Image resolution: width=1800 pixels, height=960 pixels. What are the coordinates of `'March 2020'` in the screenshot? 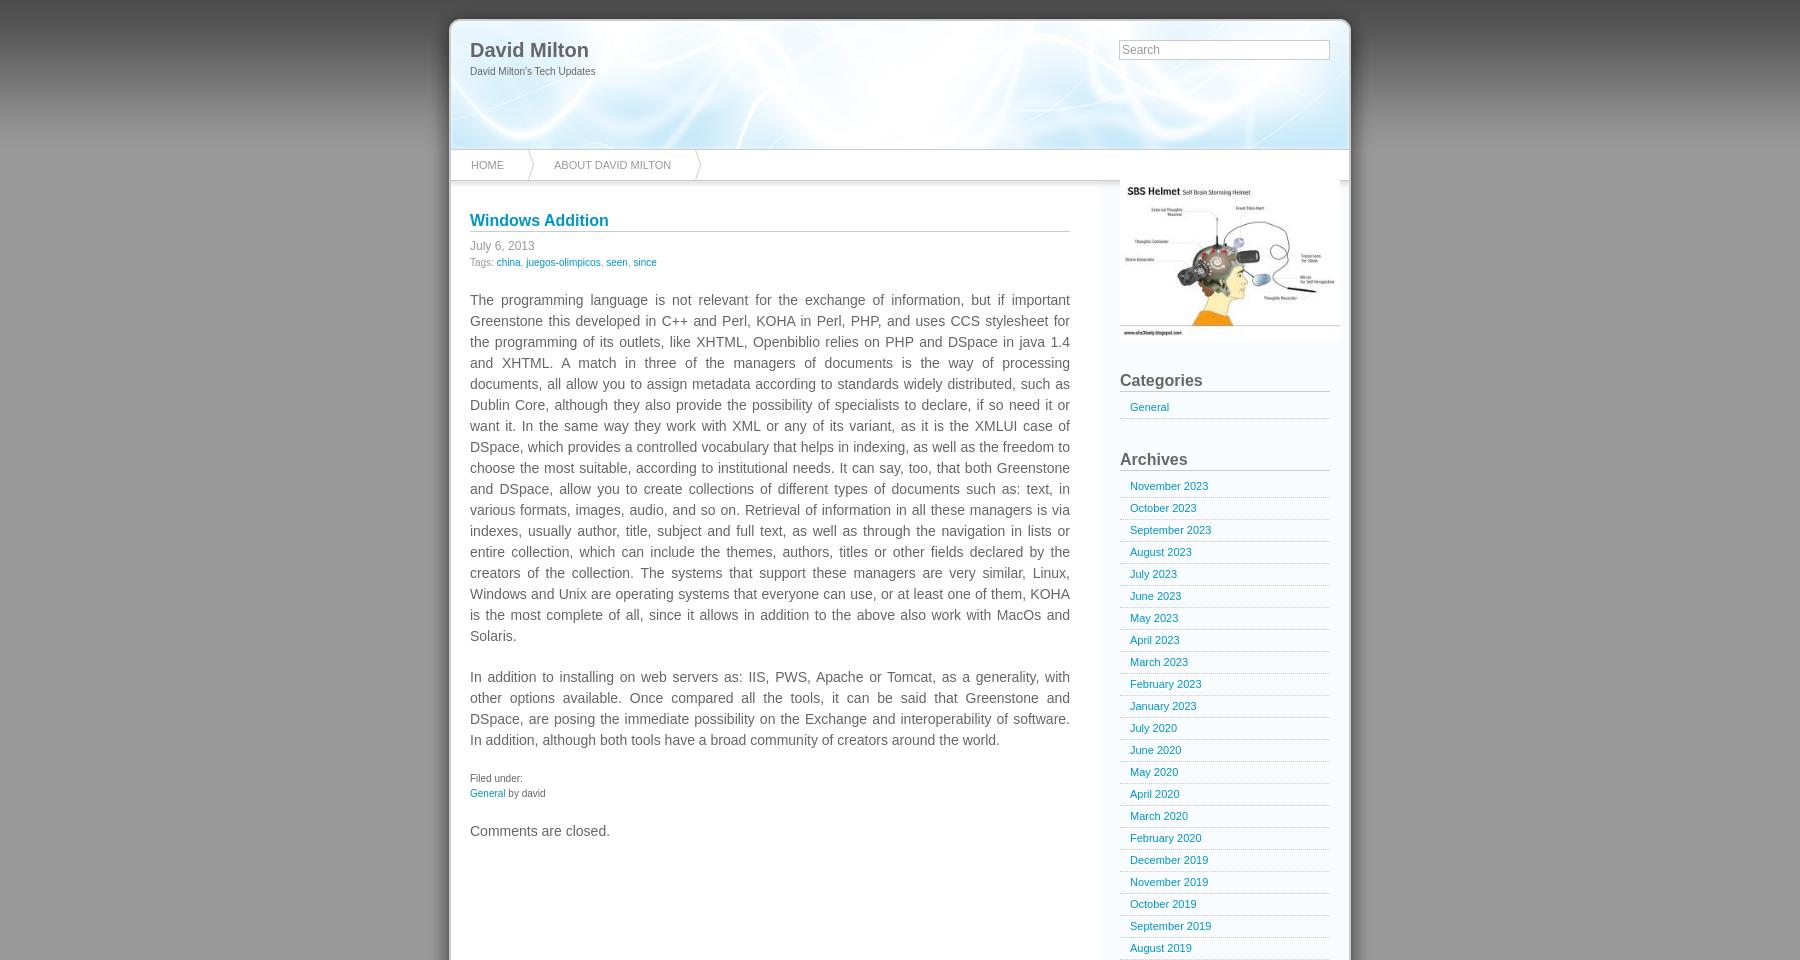 It's located at (1158, 816).